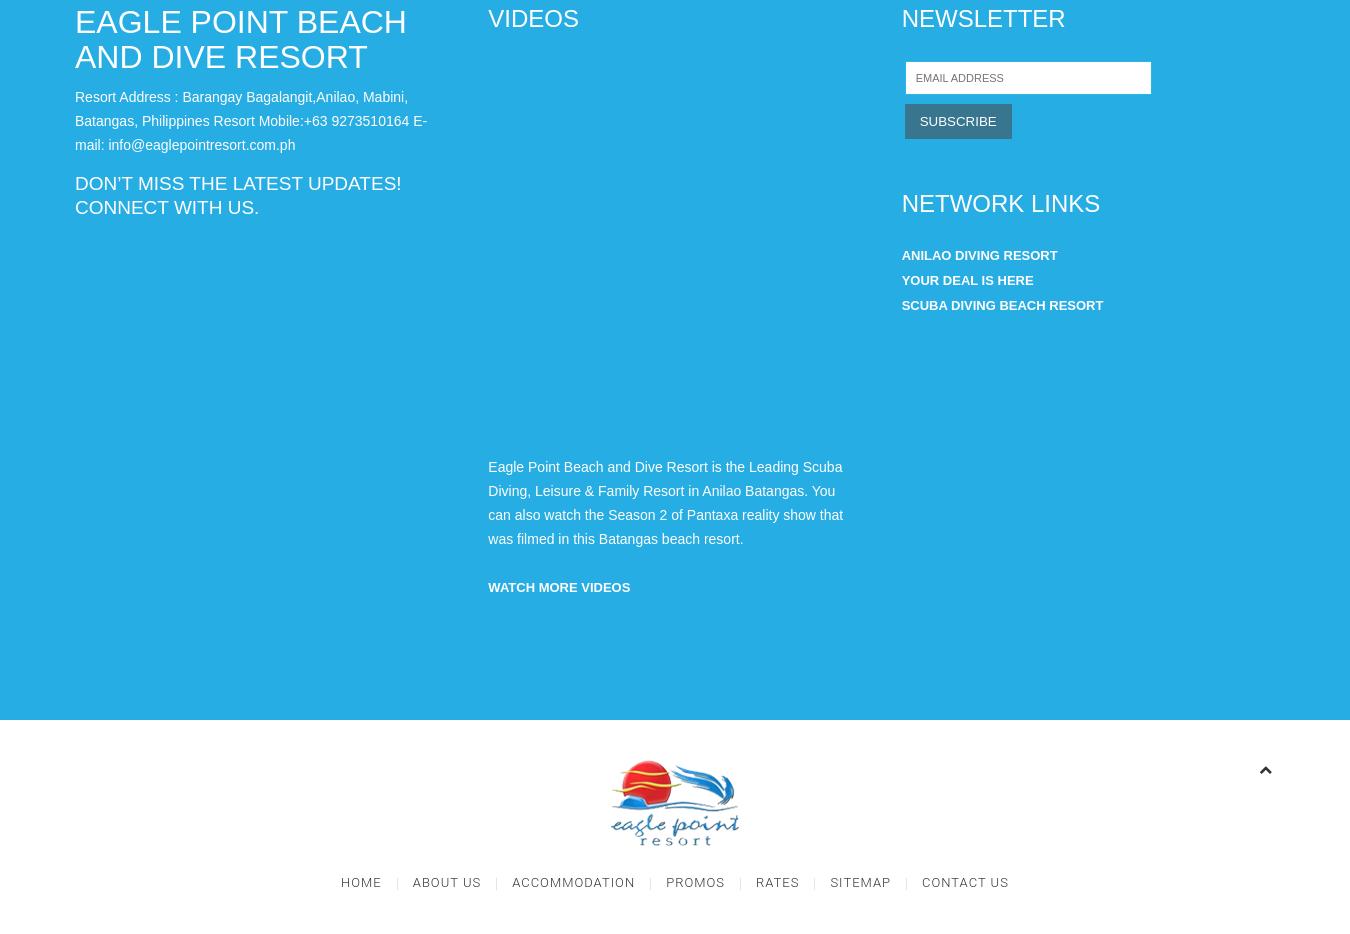 The image size is (1350, 934). What do you see at coordinates (487, 586) in the screenshot?
I see `'WATCH MORE VIDEOS'` at bounding box center [487, 586].